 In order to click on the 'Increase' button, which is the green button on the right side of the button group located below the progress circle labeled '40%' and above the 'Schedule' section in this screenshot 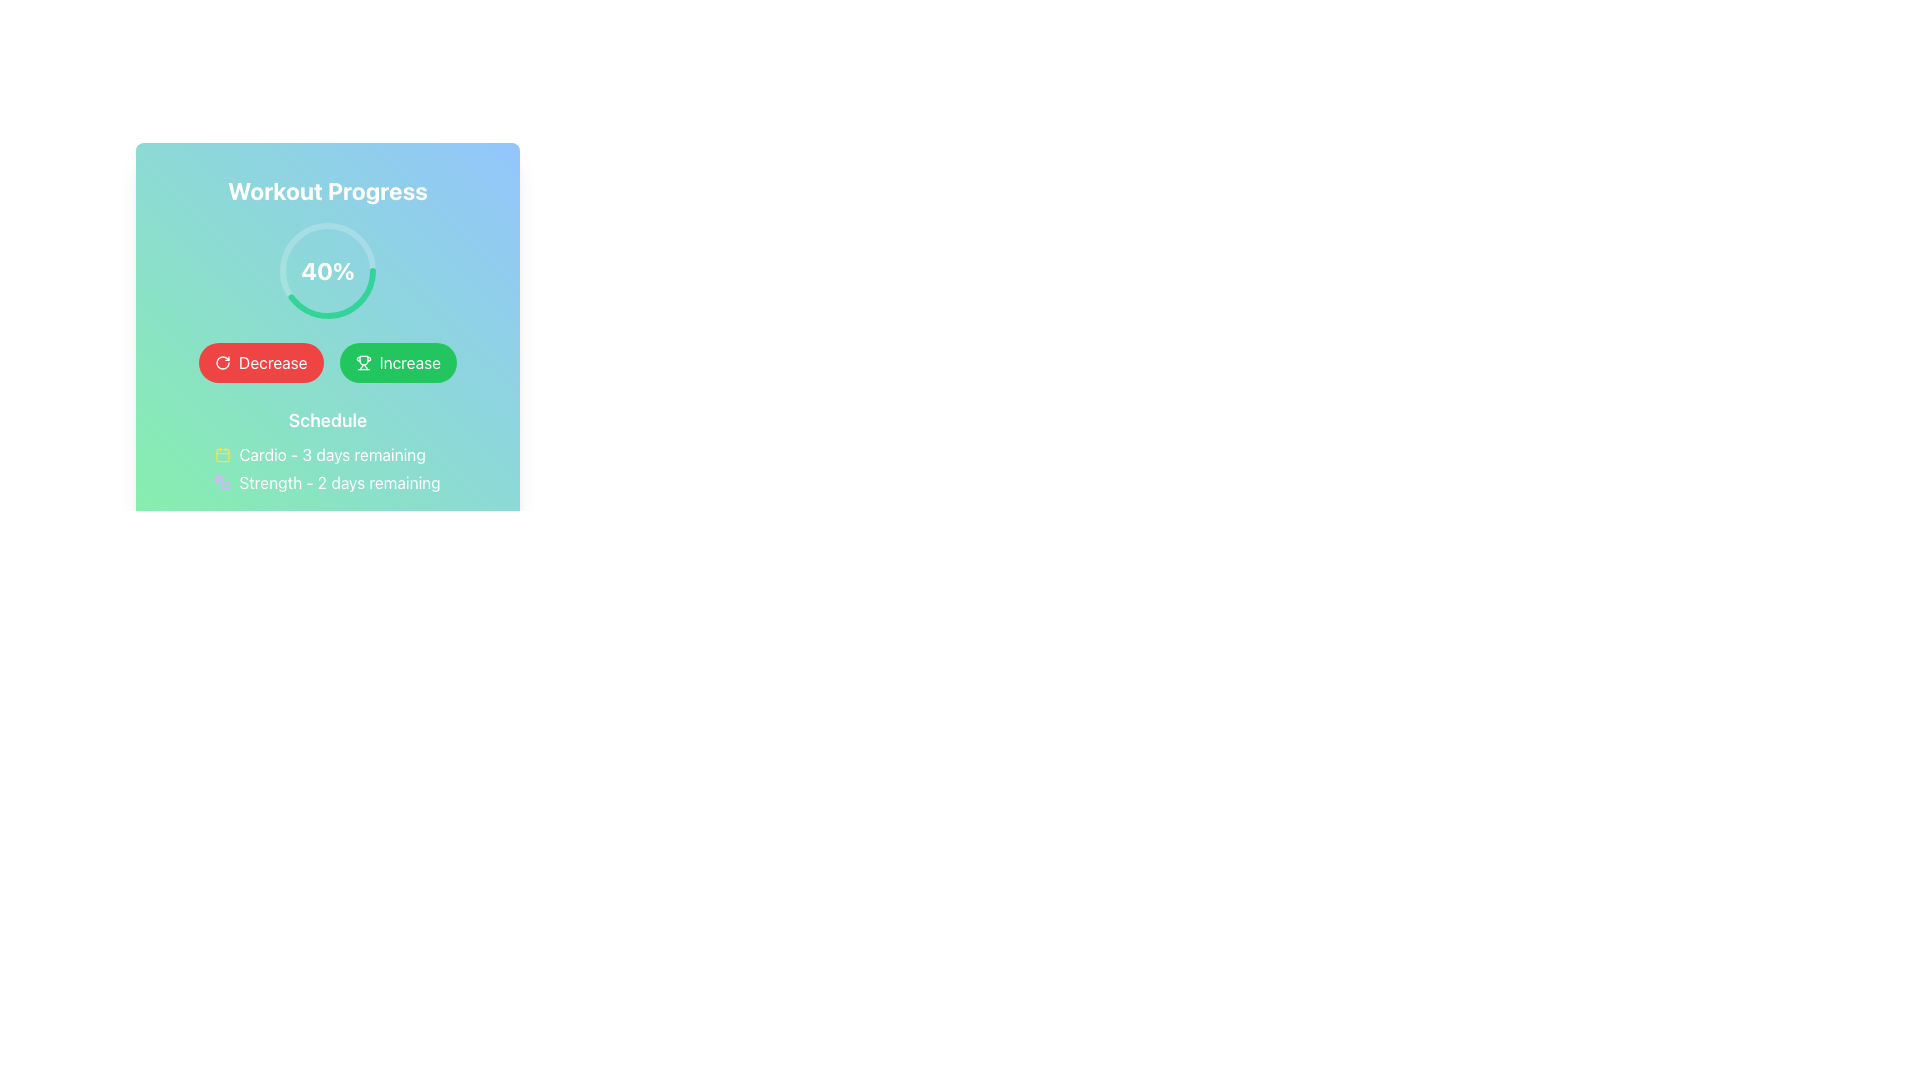, I will do `click(327, 362)`.